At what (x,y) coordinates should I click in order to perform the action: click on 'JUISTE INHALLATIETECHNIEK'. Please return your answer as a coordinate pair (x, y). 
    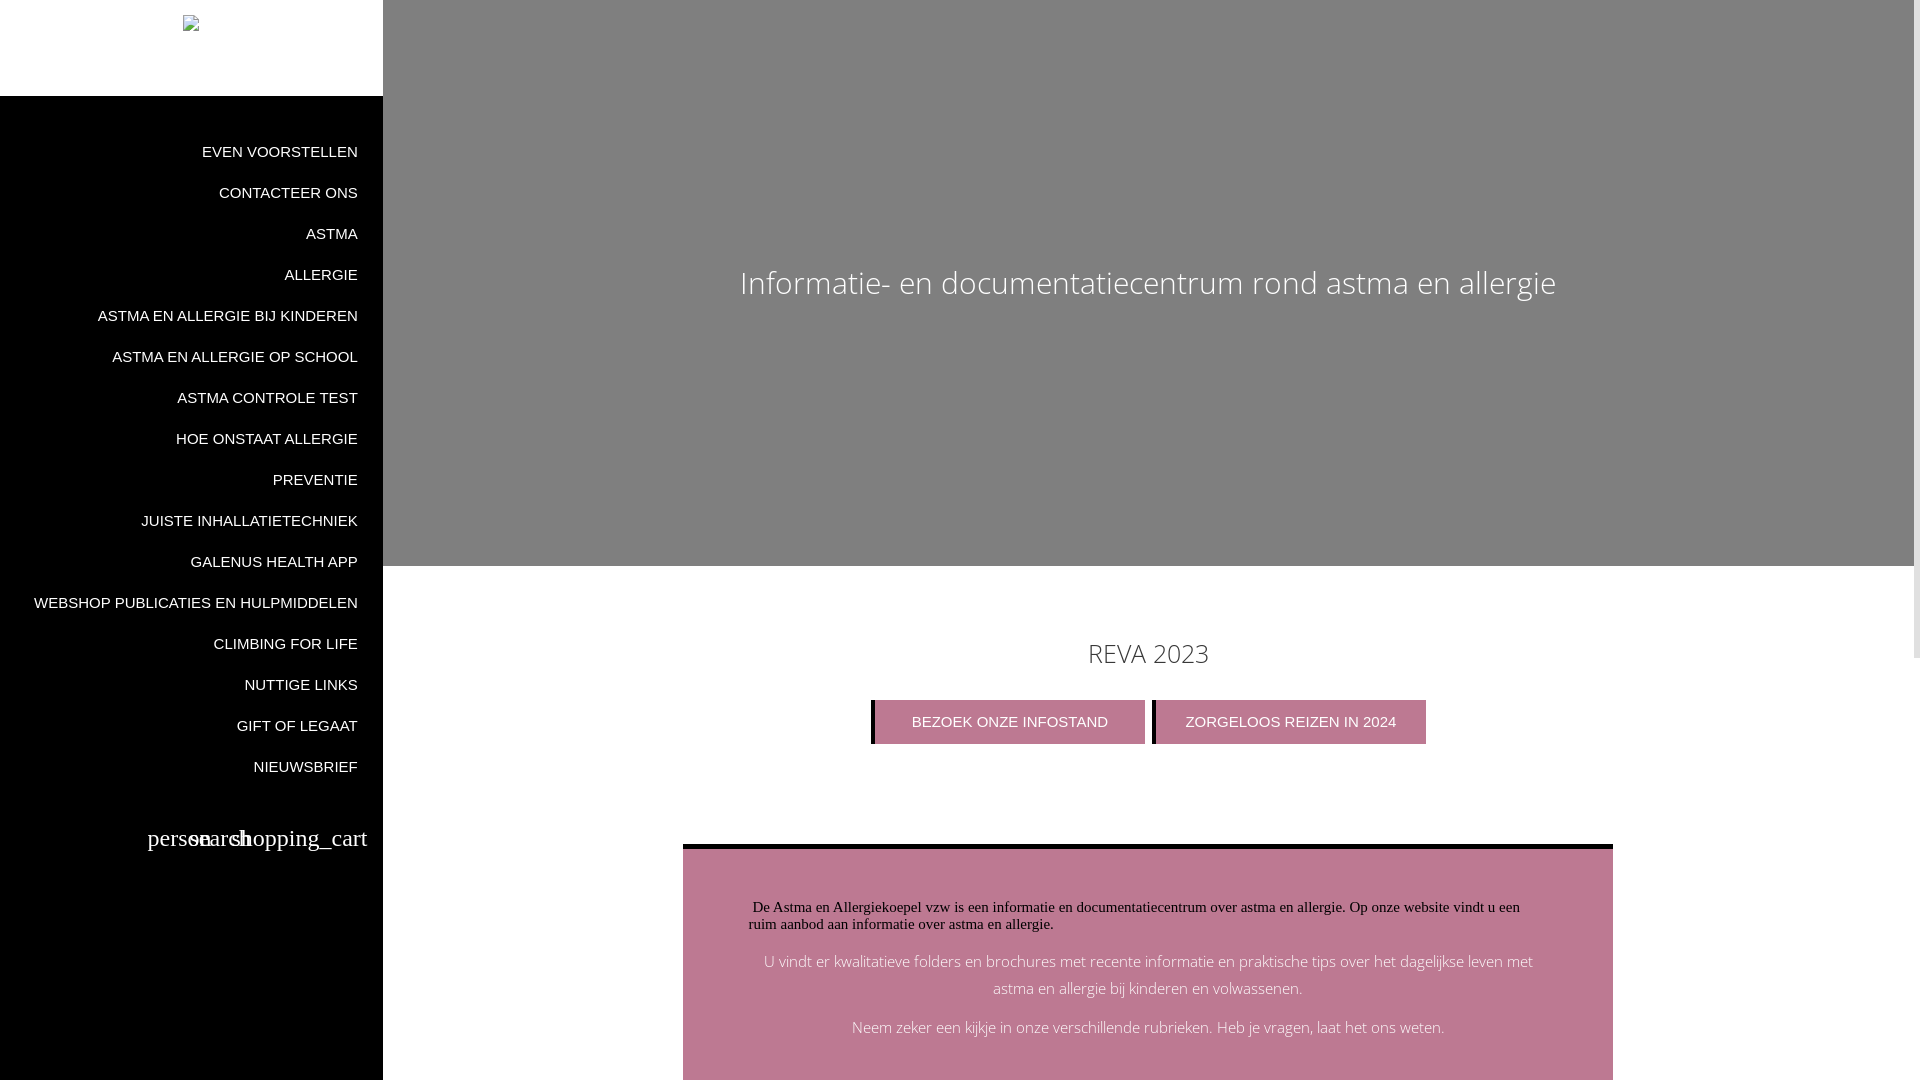
    Looking at the image, I should click on (191, 519).